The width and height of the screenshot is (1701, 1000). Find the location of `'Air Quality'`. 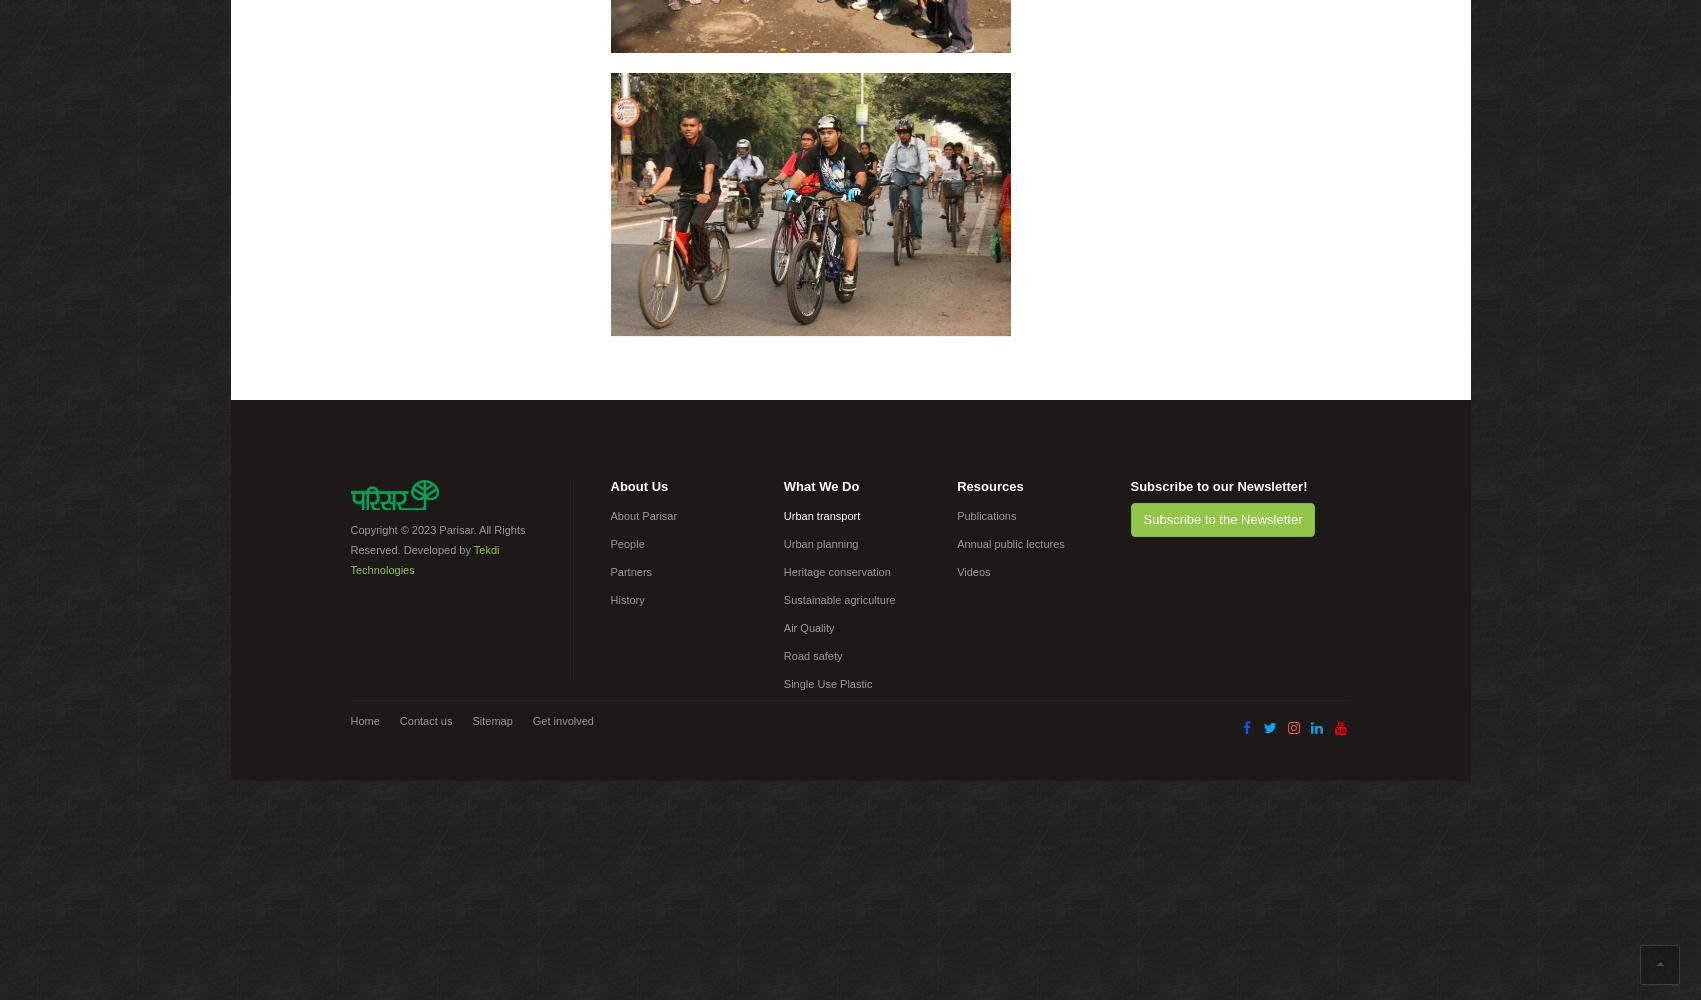

'Air Quality' is located at coordinates (808, 628).